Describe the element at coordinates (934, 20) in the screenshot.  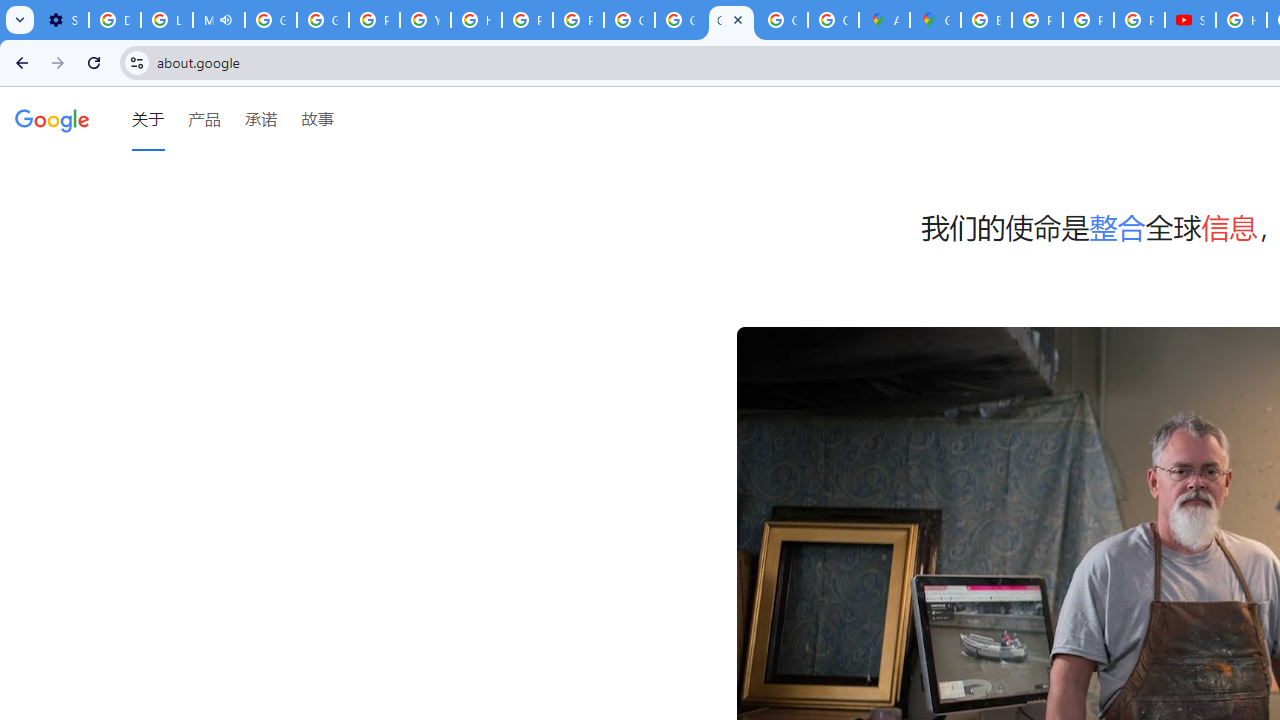
I see `'Google Maps'` at that location.